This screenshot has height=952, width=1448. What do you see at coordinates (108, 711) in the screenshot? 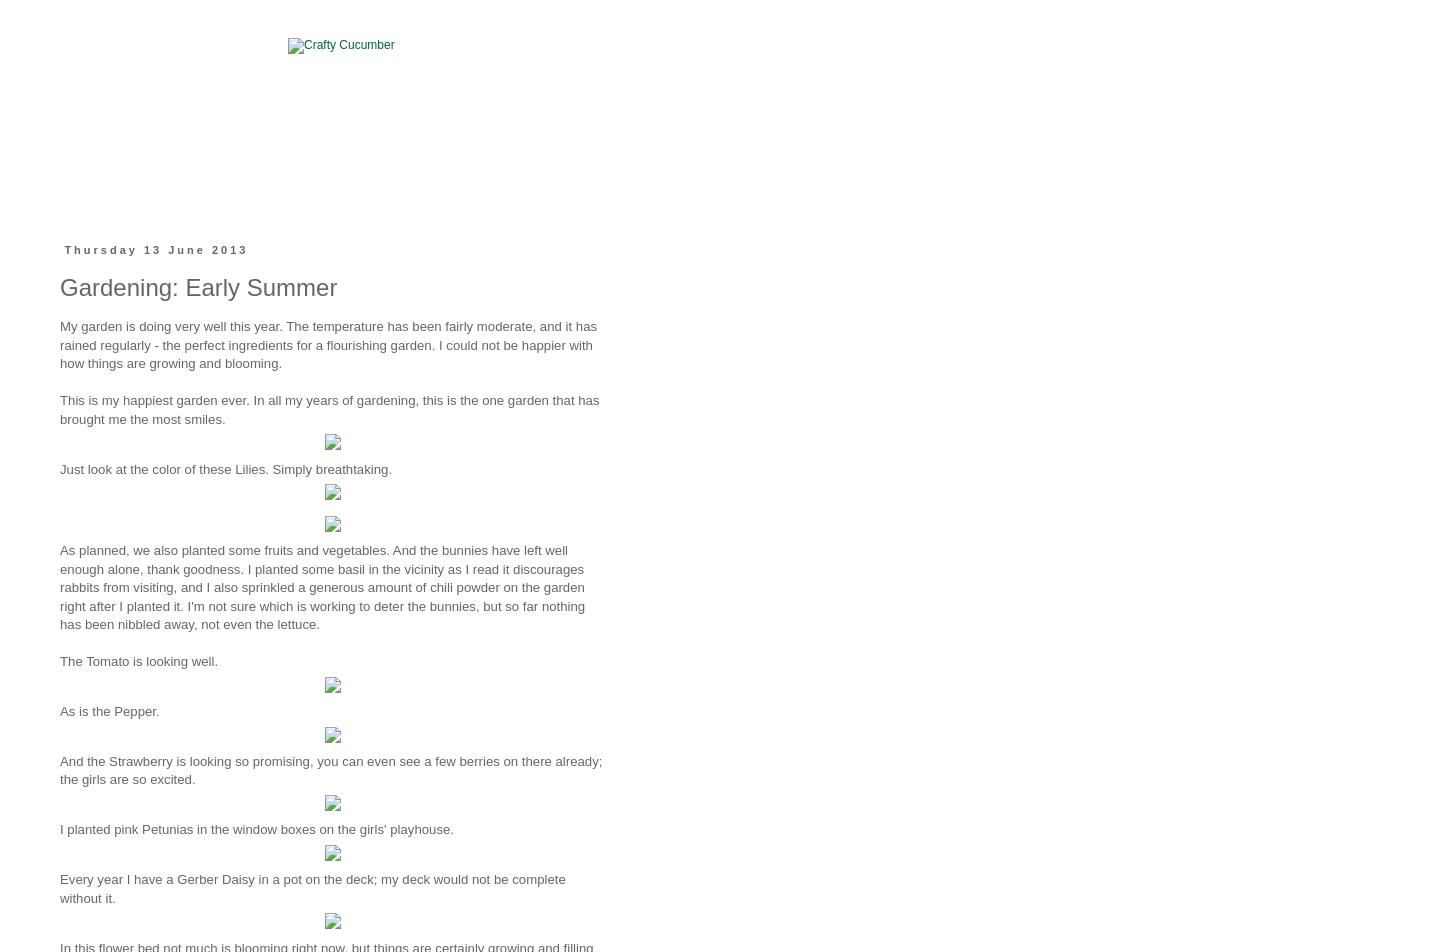
I see `'As is the Pepper.'` at bounding box center [108, 711].